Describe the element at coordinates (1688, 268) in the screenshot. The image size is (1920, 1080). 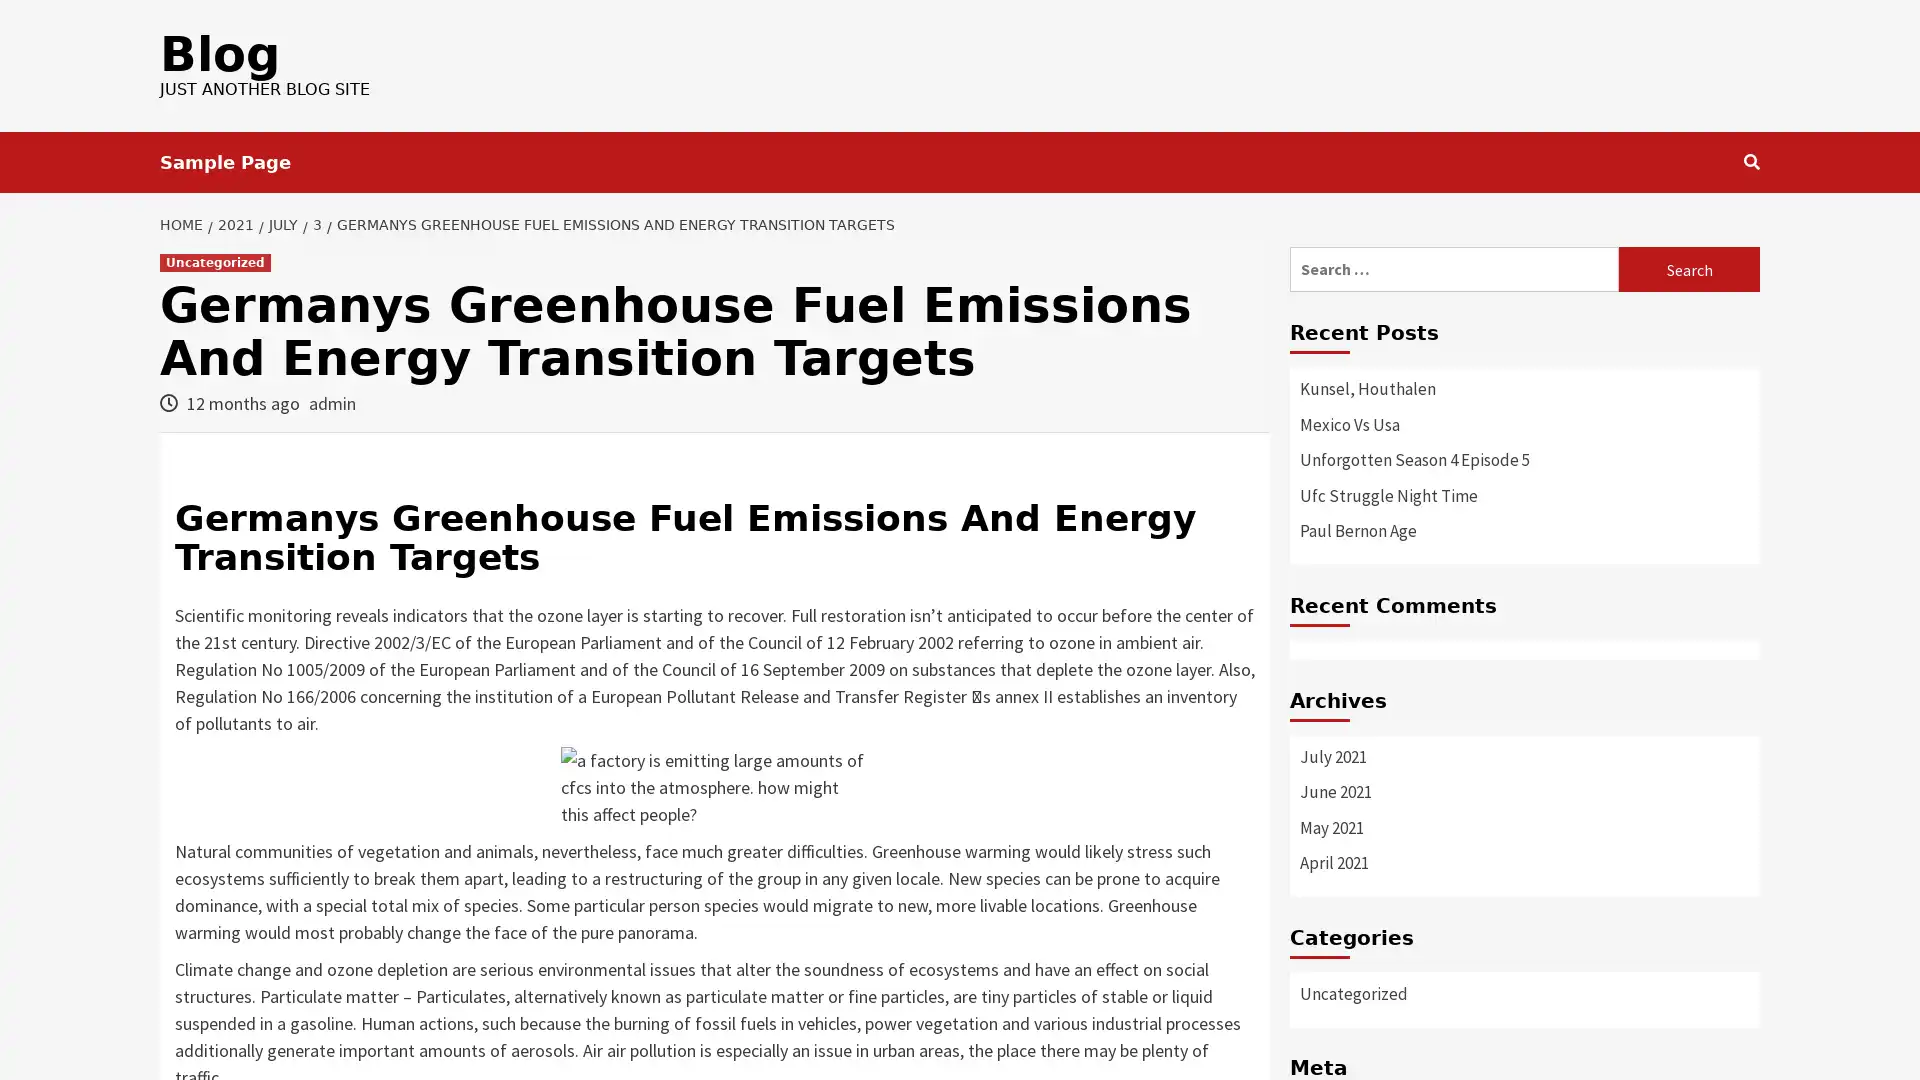
I see `Search` at that location.